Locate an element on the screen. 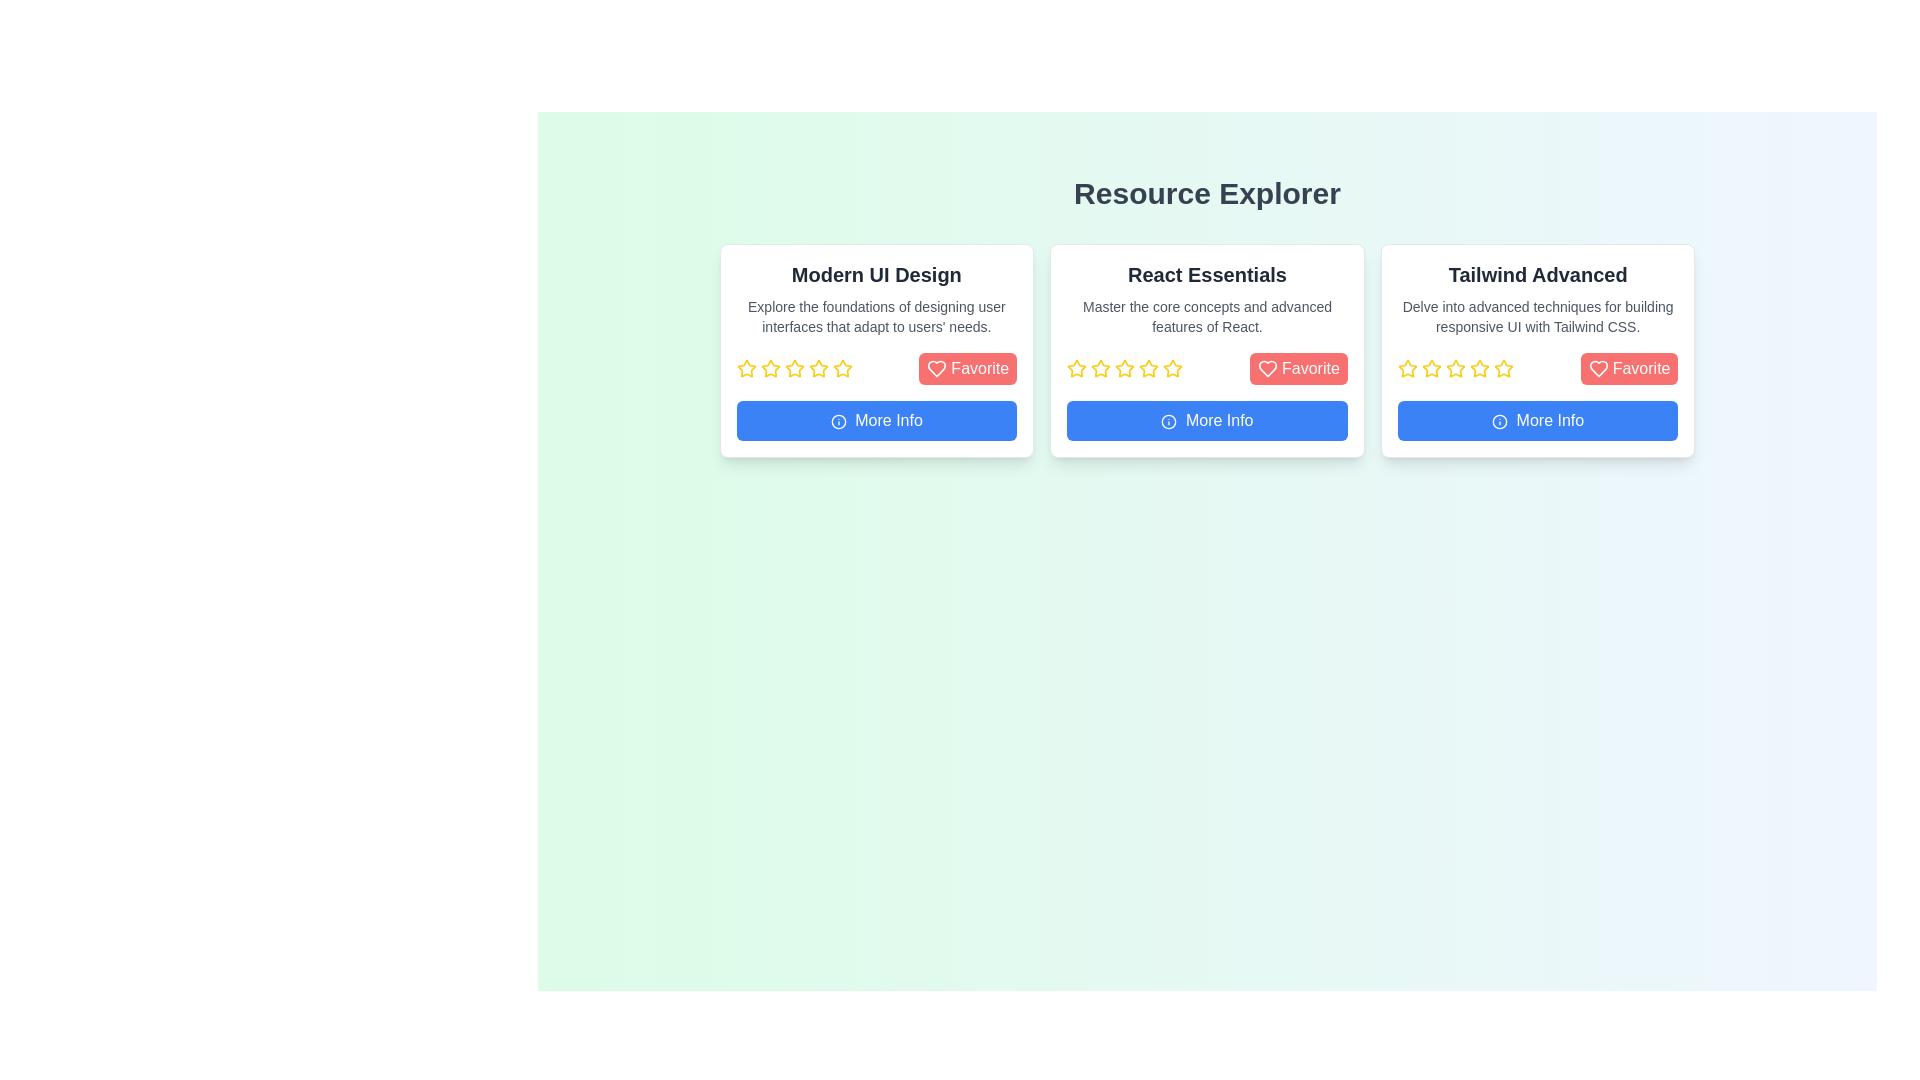  the second star icon in the rating component for the 'React Essentials' card in the 'Resource Explorer' section is located at coordinates (1100, 368).